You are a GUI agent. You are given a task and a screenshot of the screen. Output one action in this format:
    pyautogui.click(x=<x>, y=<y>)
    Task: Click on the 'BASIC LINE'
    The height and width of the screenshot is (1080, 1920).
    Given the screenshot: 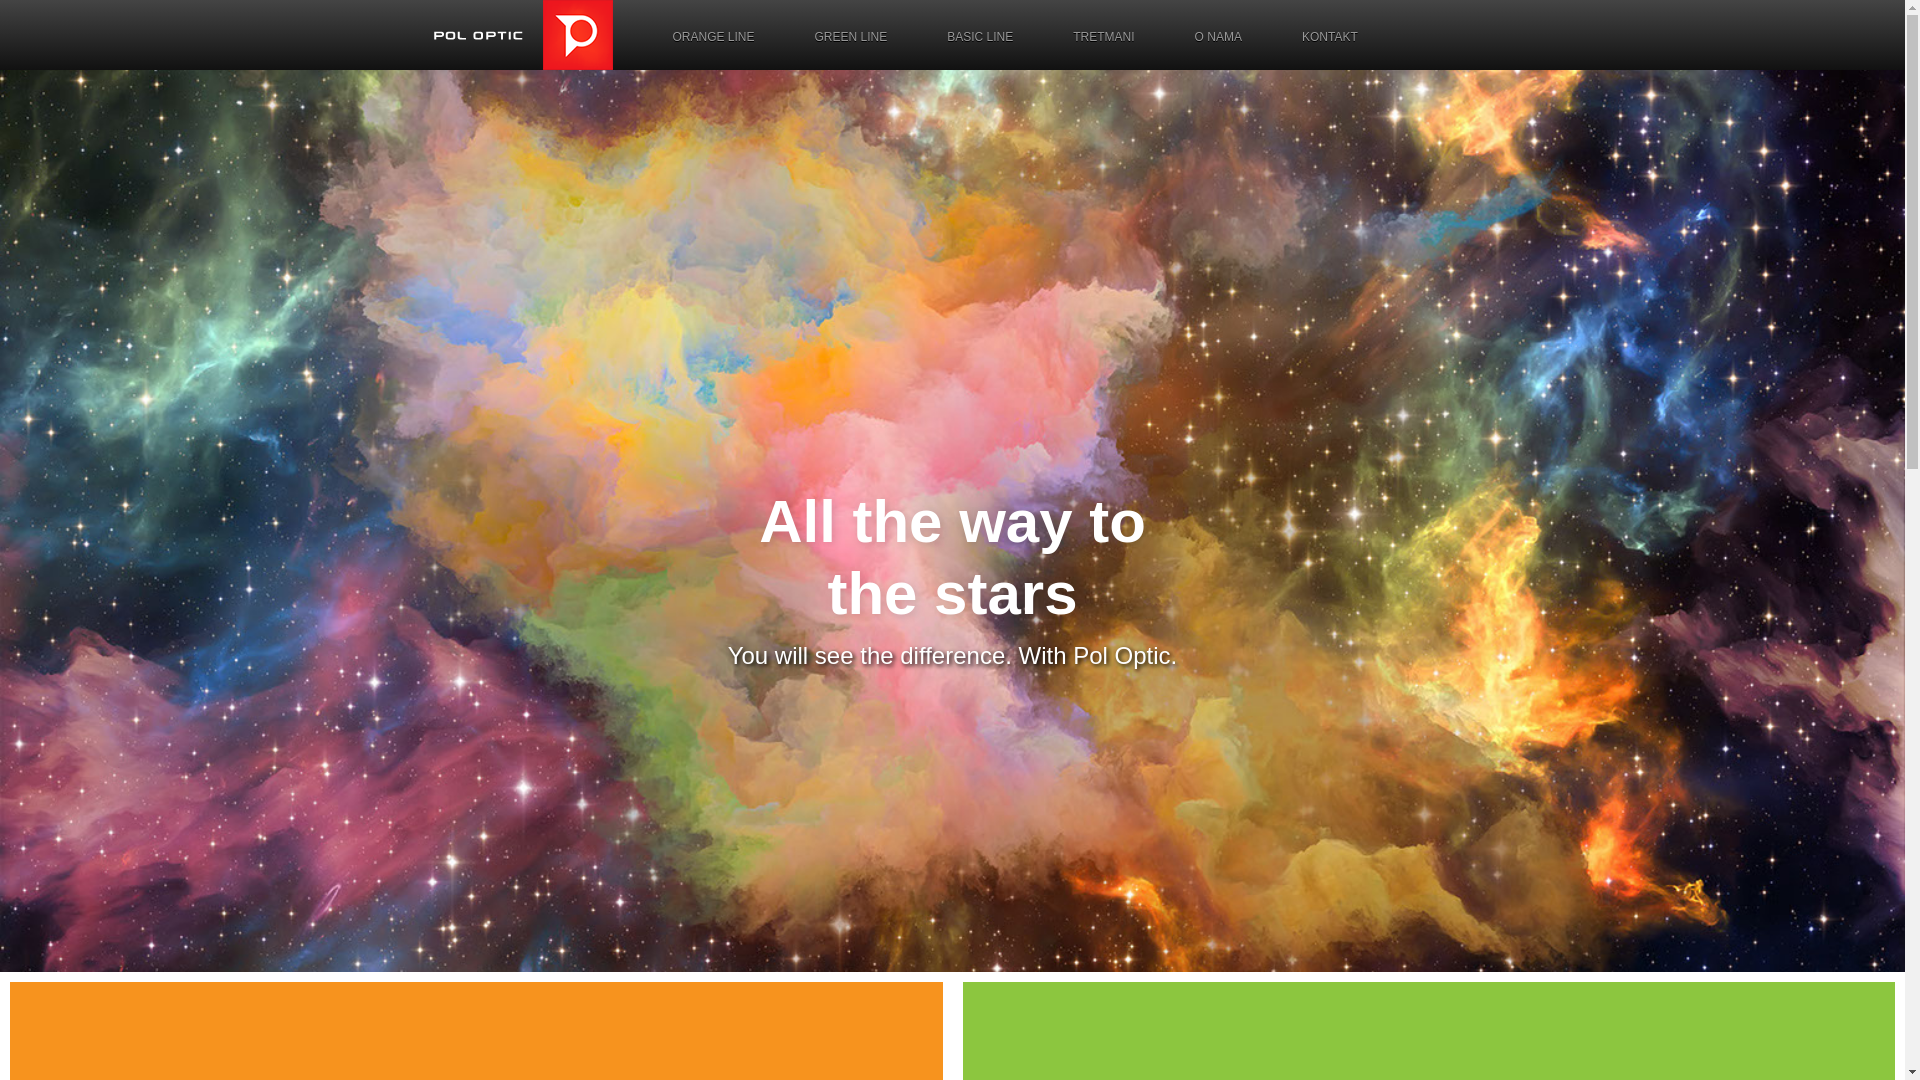 What is the action you would take?
    pyautogui.click(x=979, y=37)
    